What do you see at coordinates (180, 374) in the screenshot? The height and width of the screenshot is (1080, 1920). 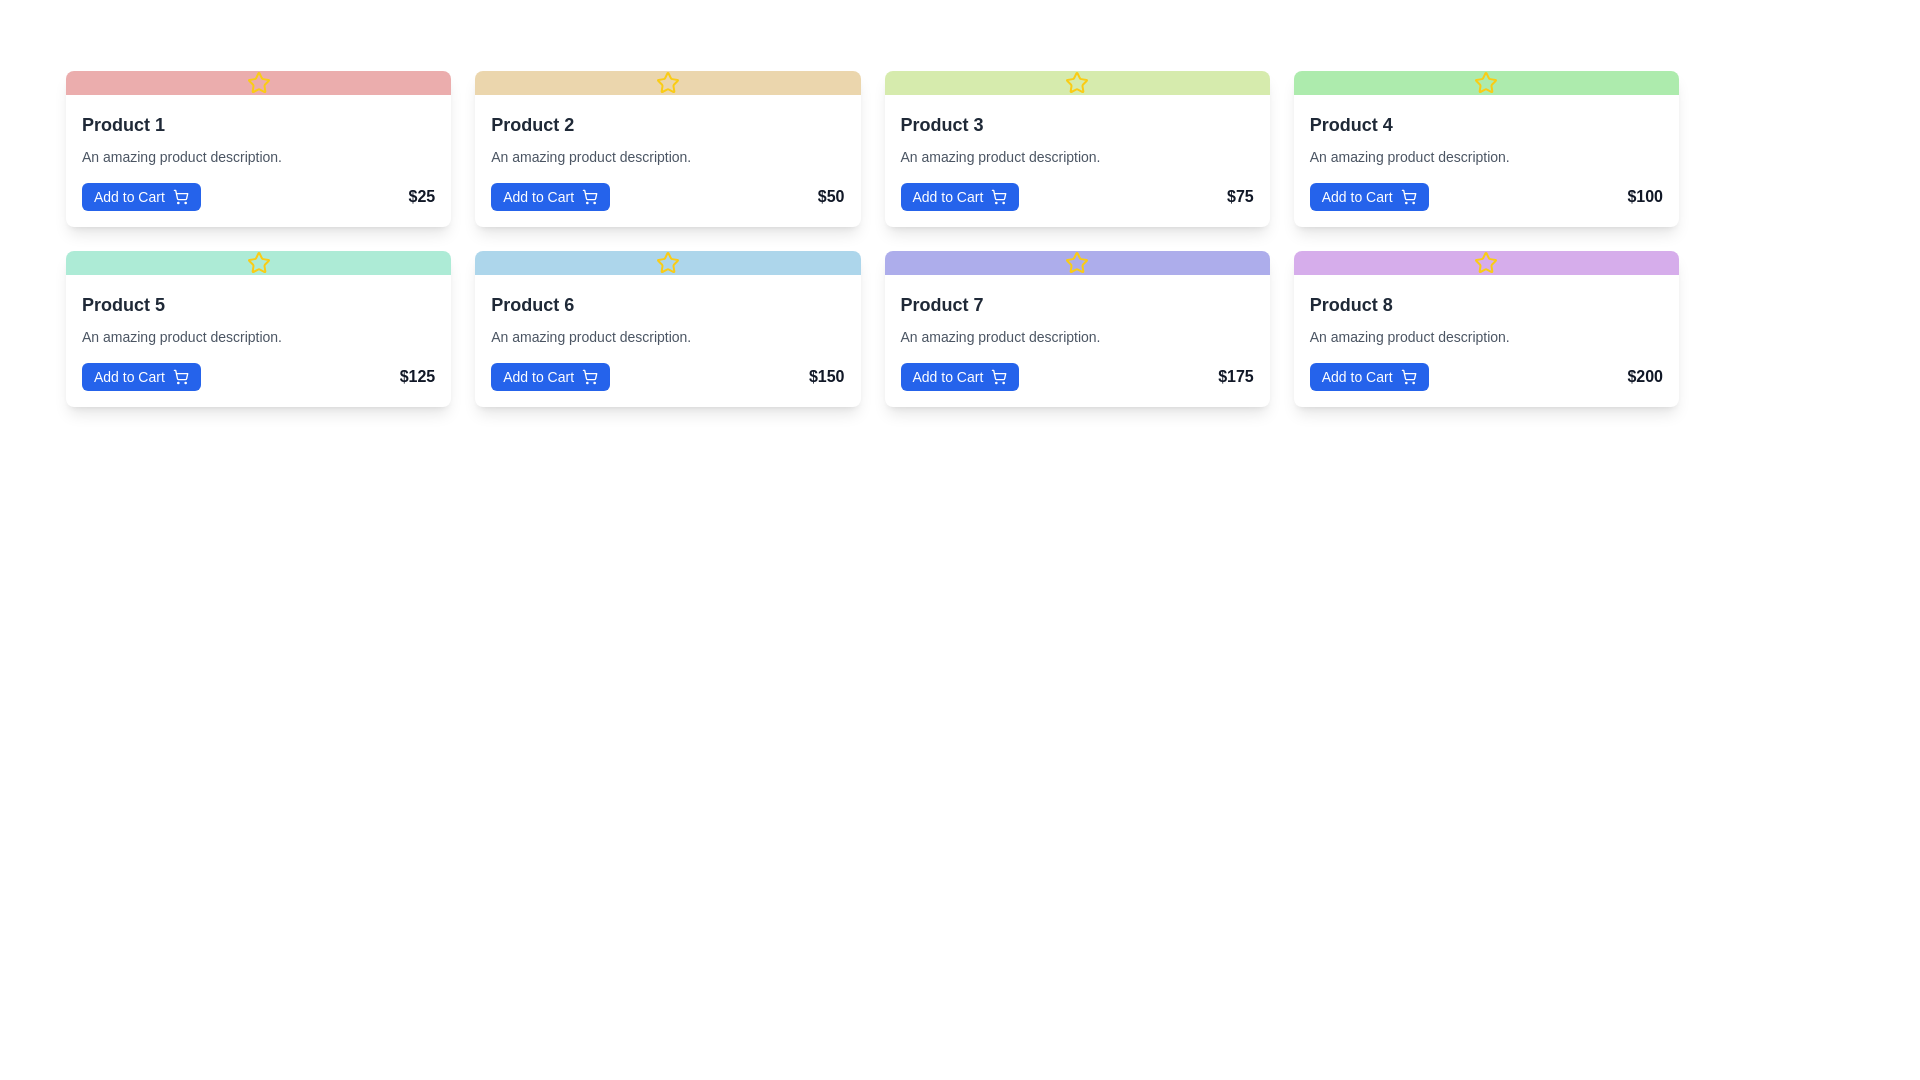 I see `the shopping cart icon located on the right-hand side of the 'Add to Cart' button for 'Product 5'` at bounding box center [180, 374].